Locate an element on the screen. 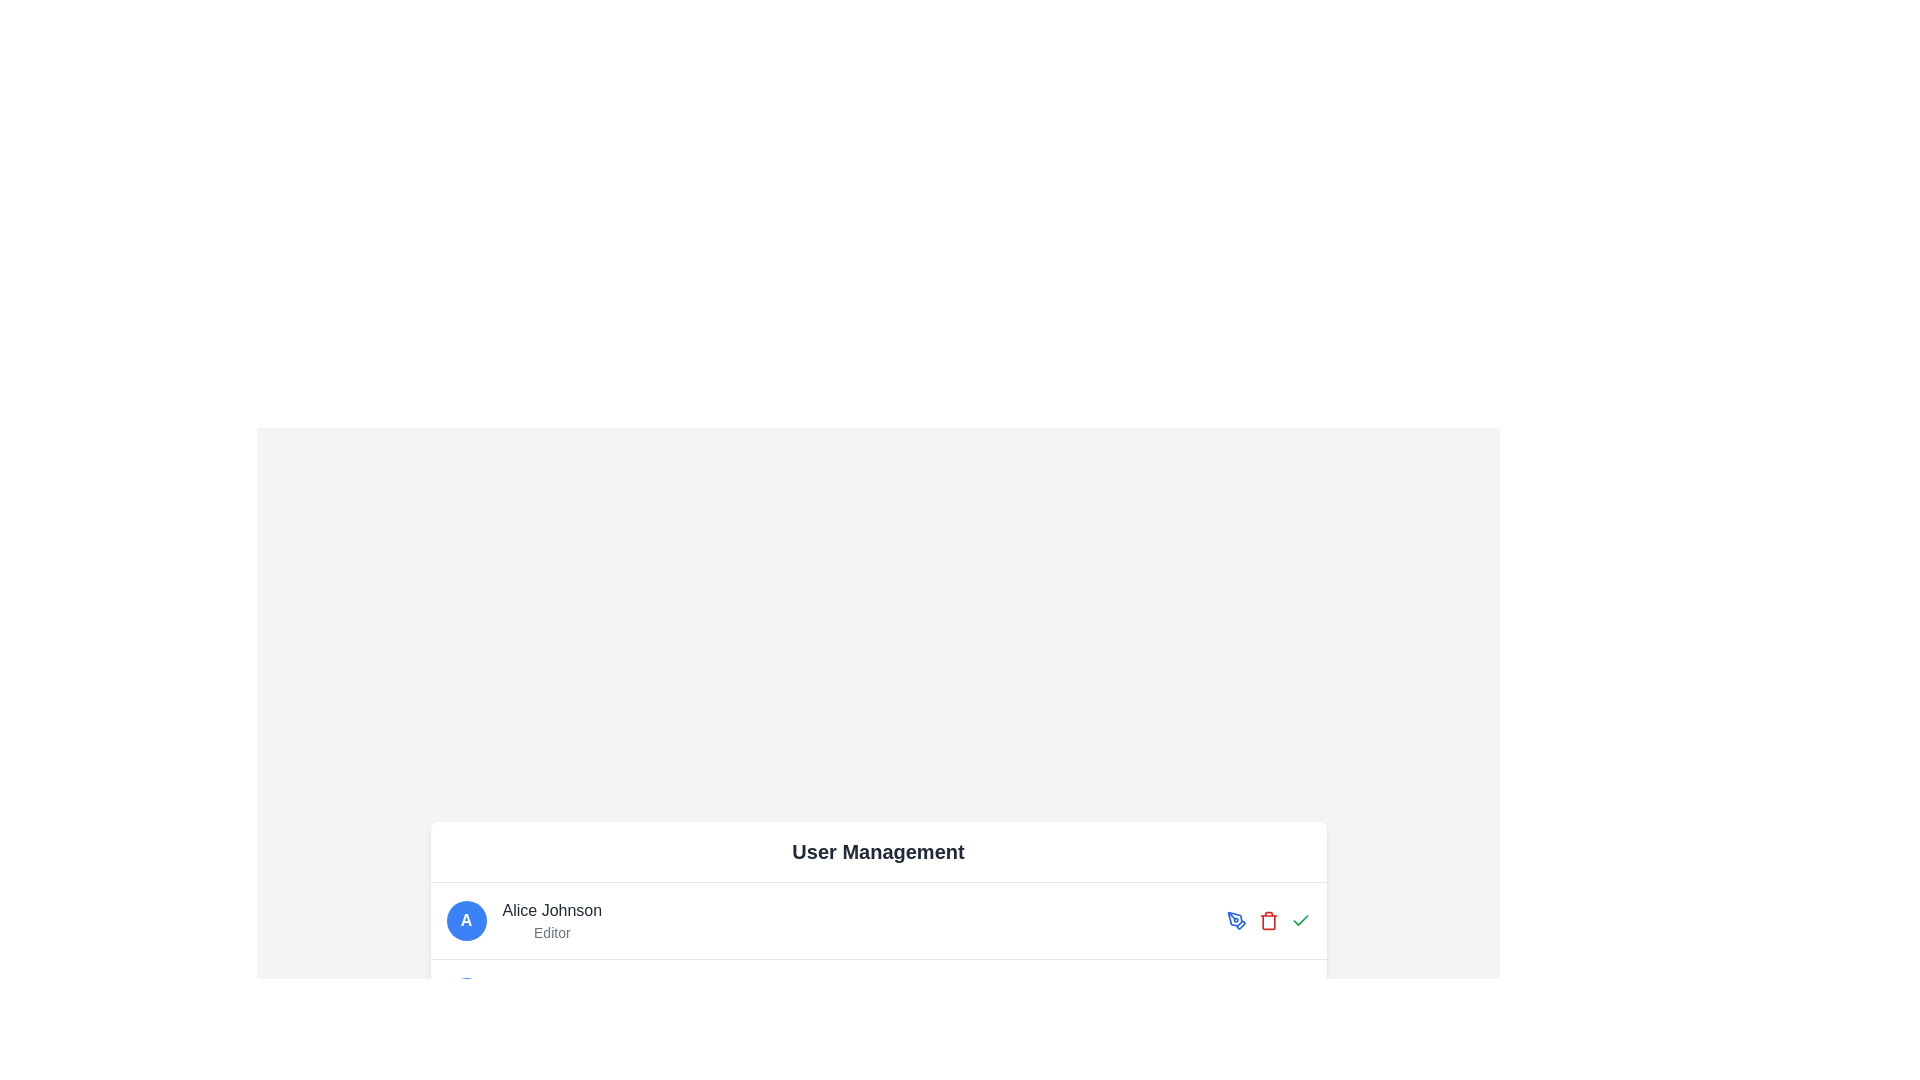 Image resolution: width=1920 pixels, height=1080 pixels. the text label displaying 'Editor' which is styled in a small, light gray font, located below the name 'Alice Johnson' and beside a circular avatar with an 'A' is located at coordinates (552, 933).